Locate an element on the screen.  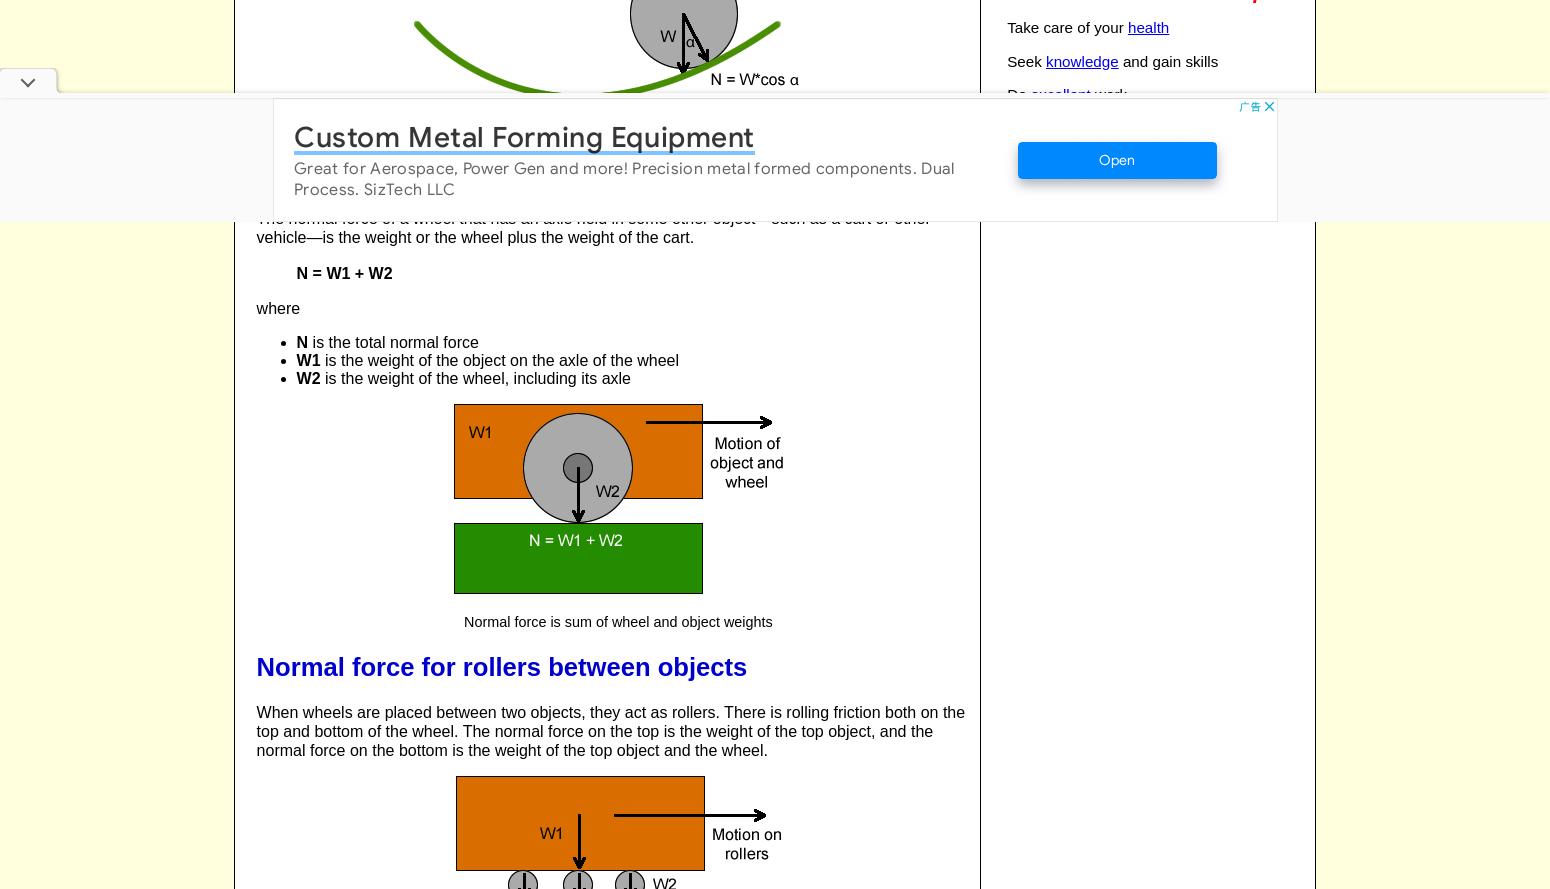
'is the weight of the object on the axle of the wheel' is located at coordinates (319, 358).